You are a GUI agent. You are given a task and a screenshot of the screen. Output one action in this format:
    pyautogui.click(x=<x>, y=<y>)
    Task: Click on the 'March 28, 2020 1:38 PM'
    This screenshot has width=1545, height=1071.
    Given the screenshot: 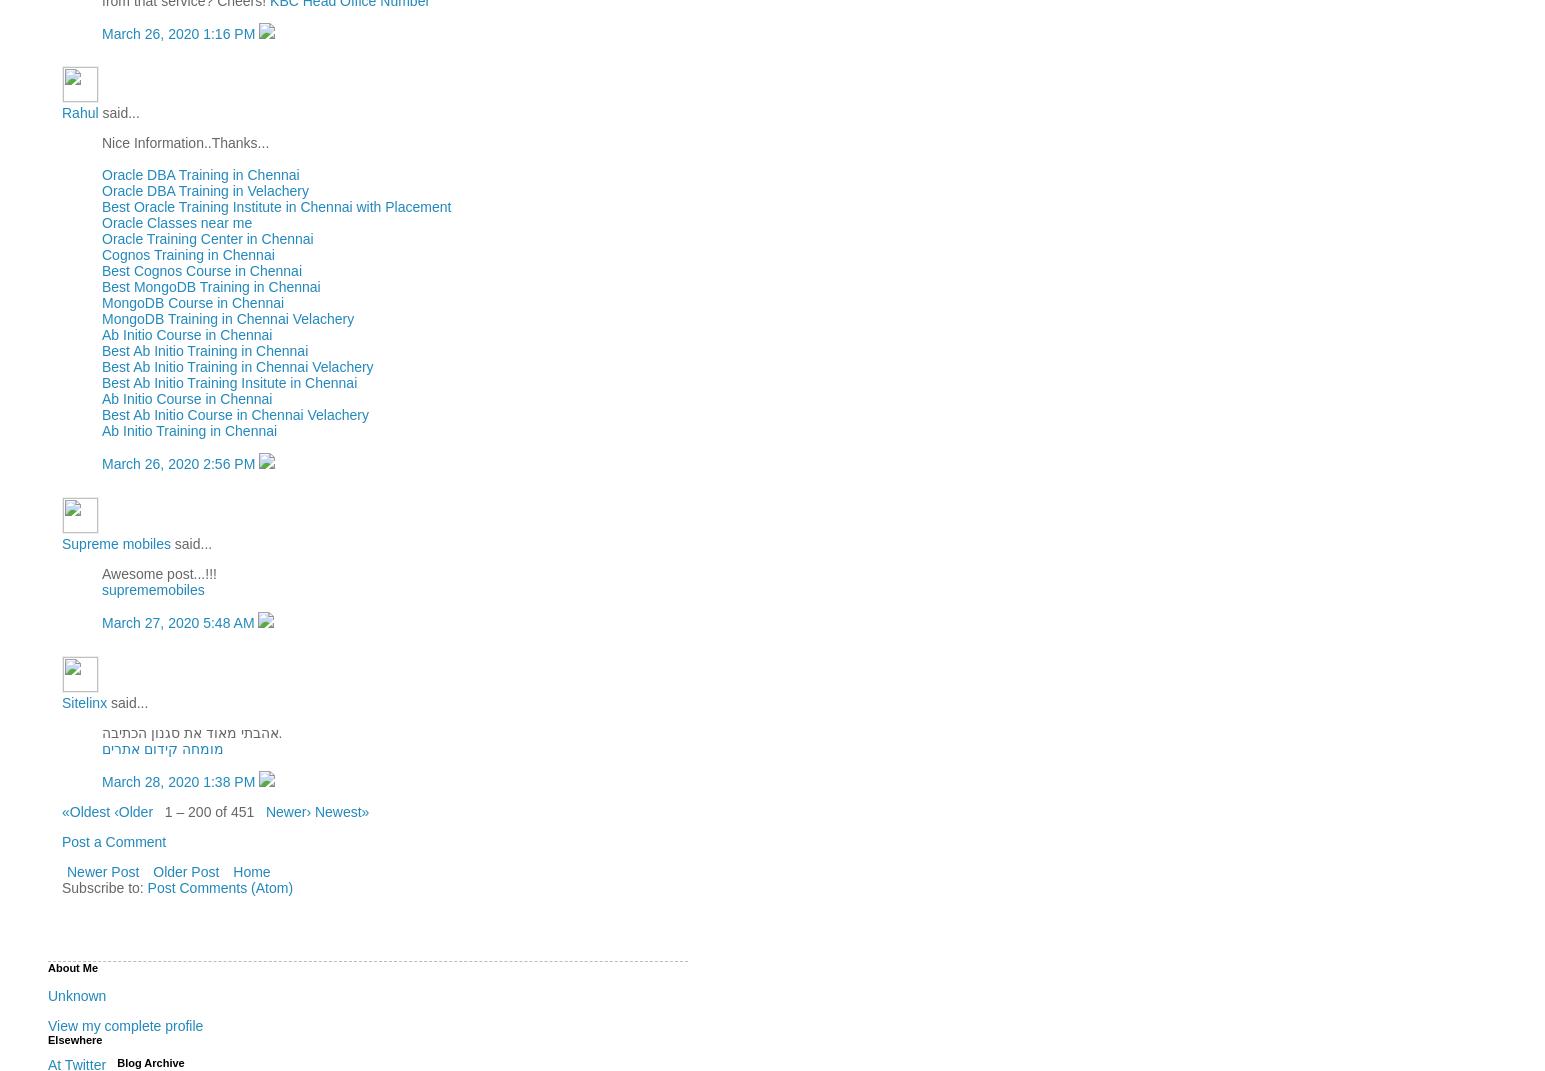 What is the action you would take?
    pyautogui.click(x=180, y=781)
    